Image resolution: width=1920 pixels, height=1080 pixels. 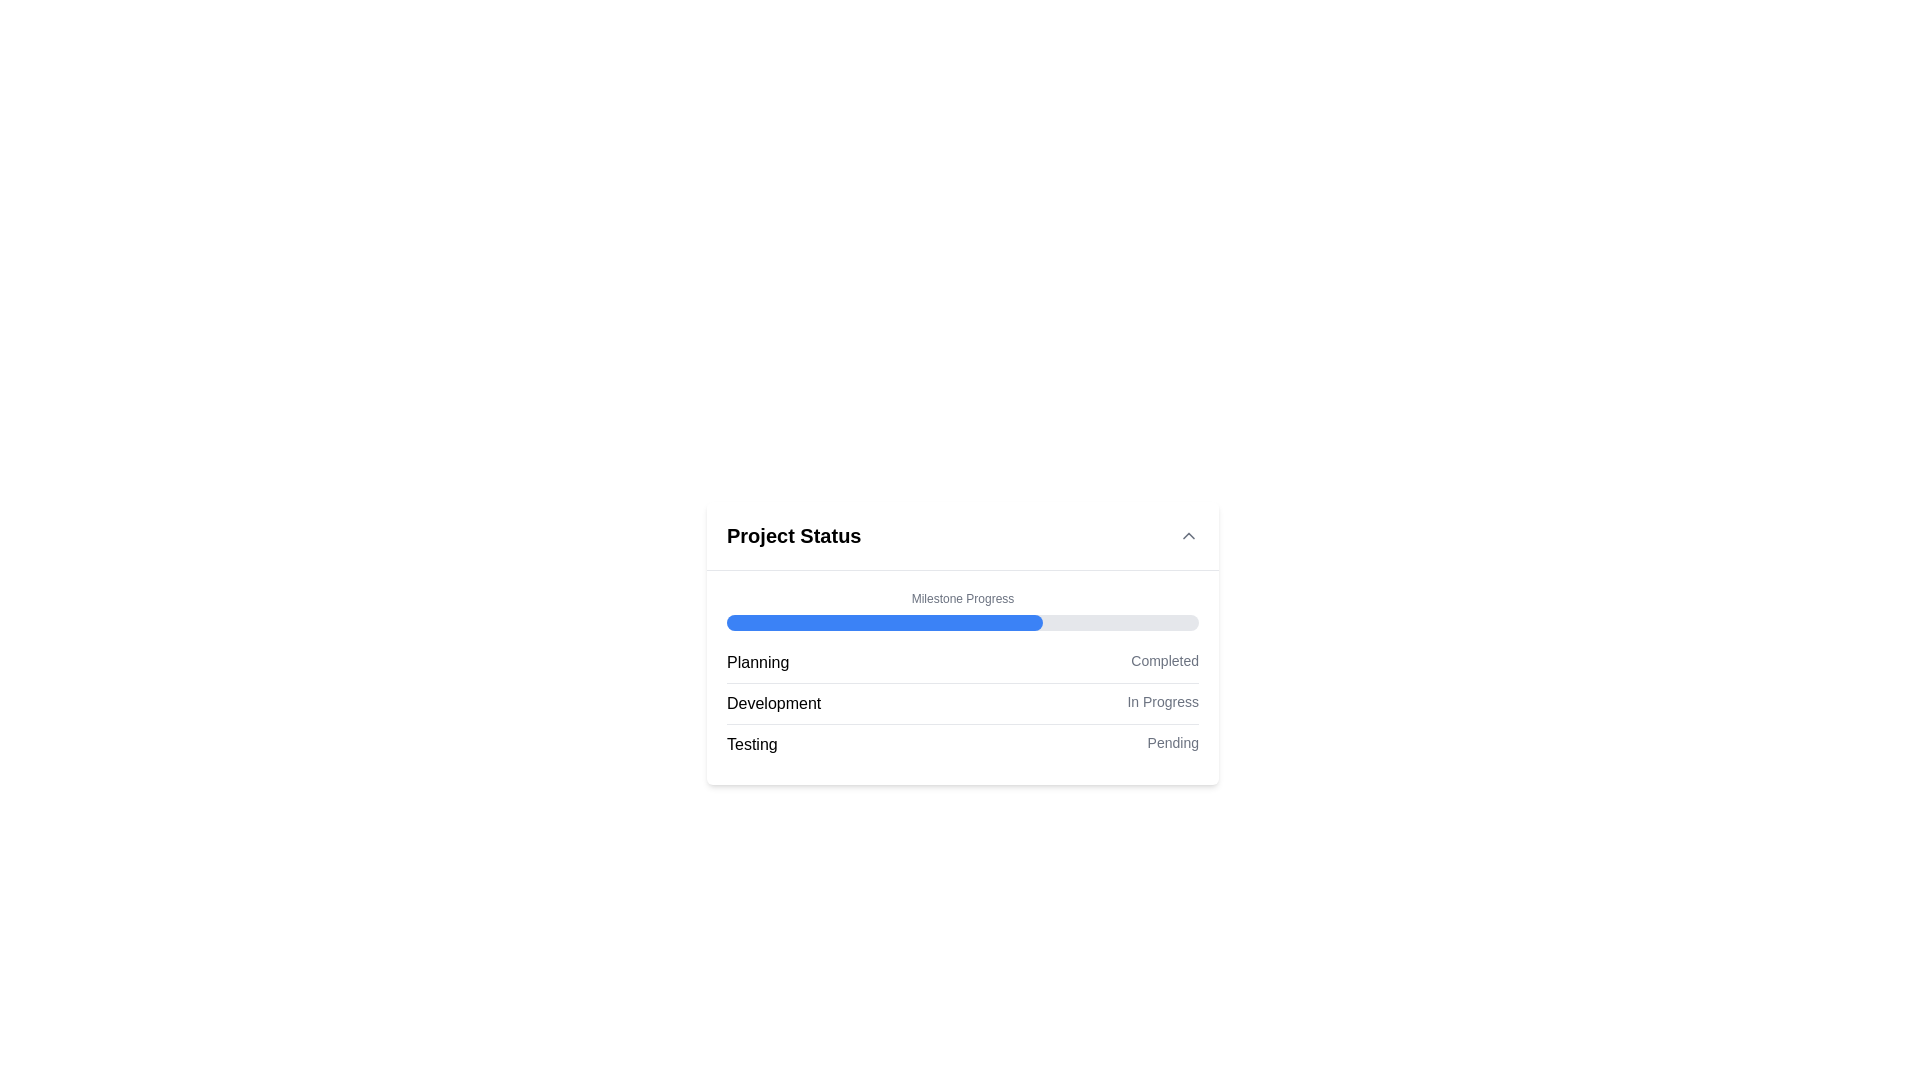 What do you see at coordinates (884, 622) in the screenshot?
I see `the progress bar indicating a 67% completion state located below the 'Milestone Progress' label on the 'Project Status' interface` at bounding box center [884, 622].